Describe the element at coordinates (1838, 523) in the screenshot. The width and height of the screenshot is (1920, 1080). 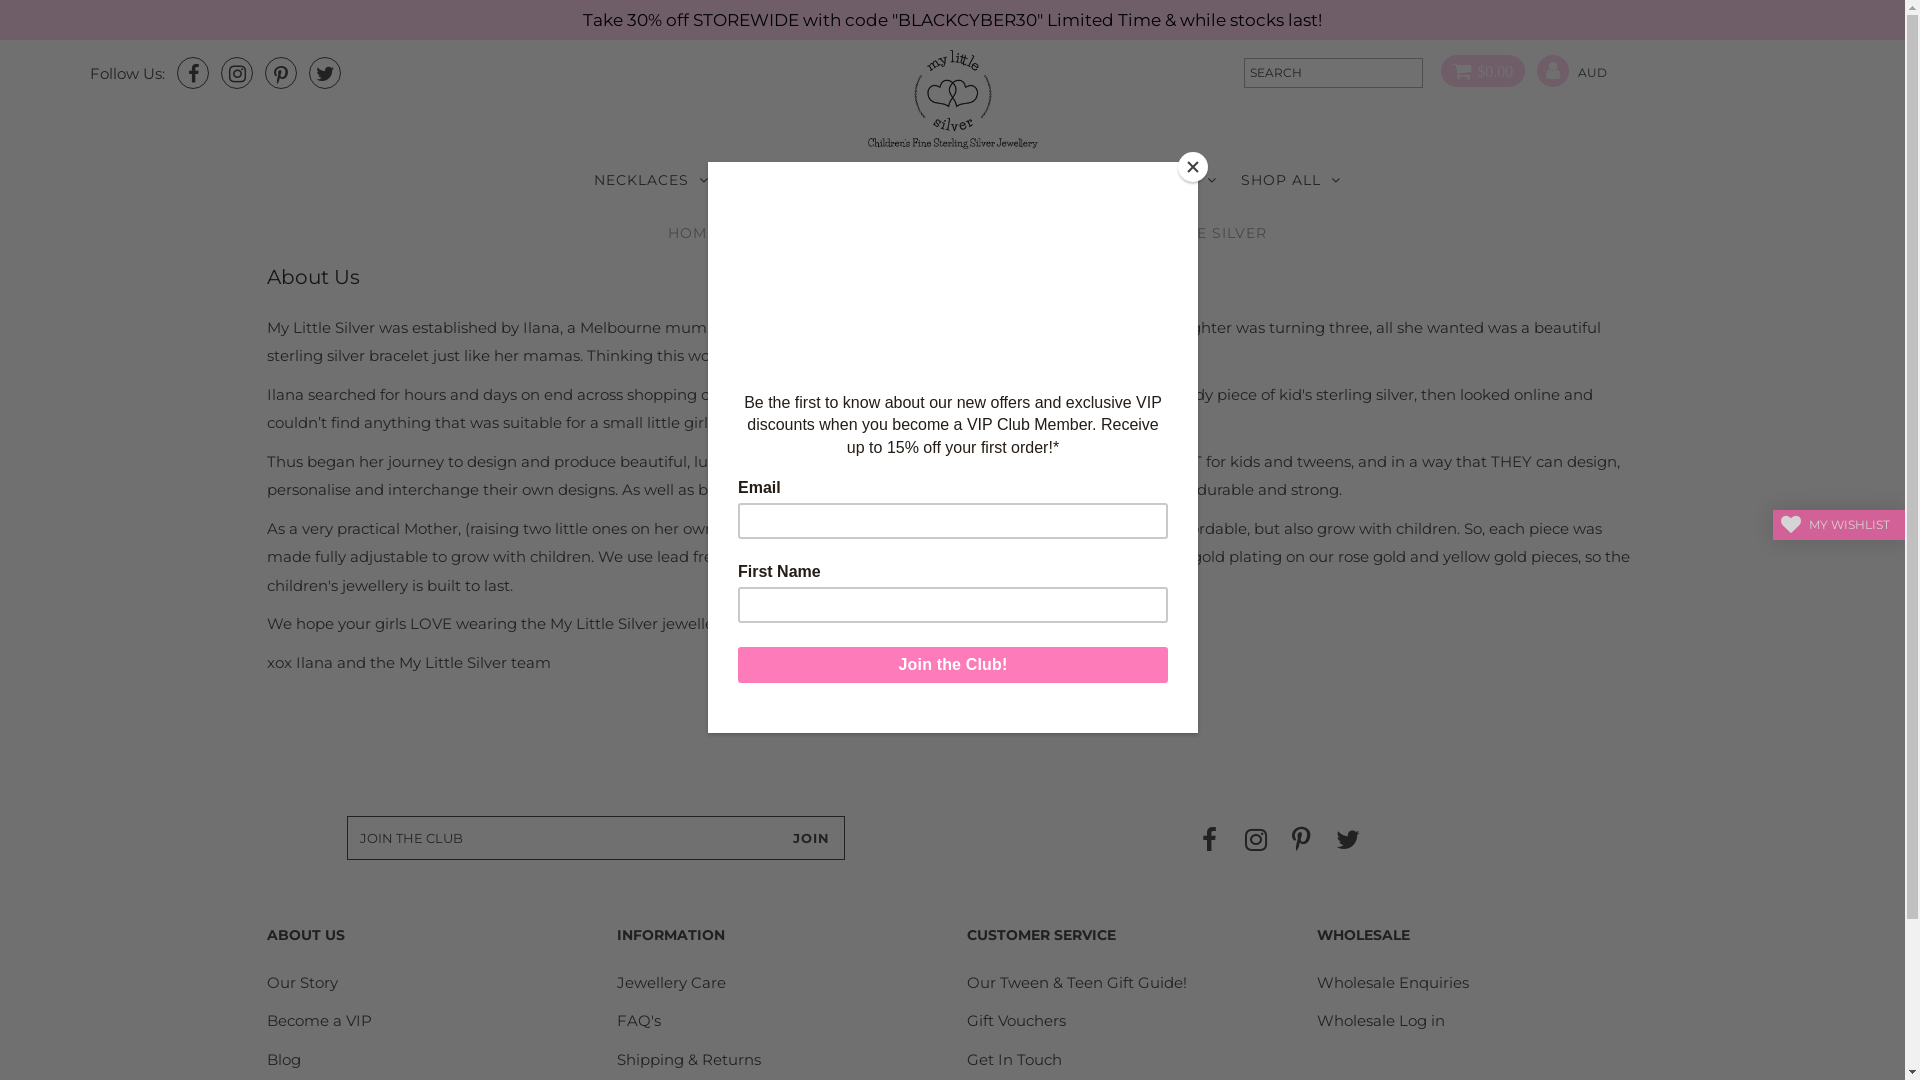
I see `'MY WISHLIST'` at that location.